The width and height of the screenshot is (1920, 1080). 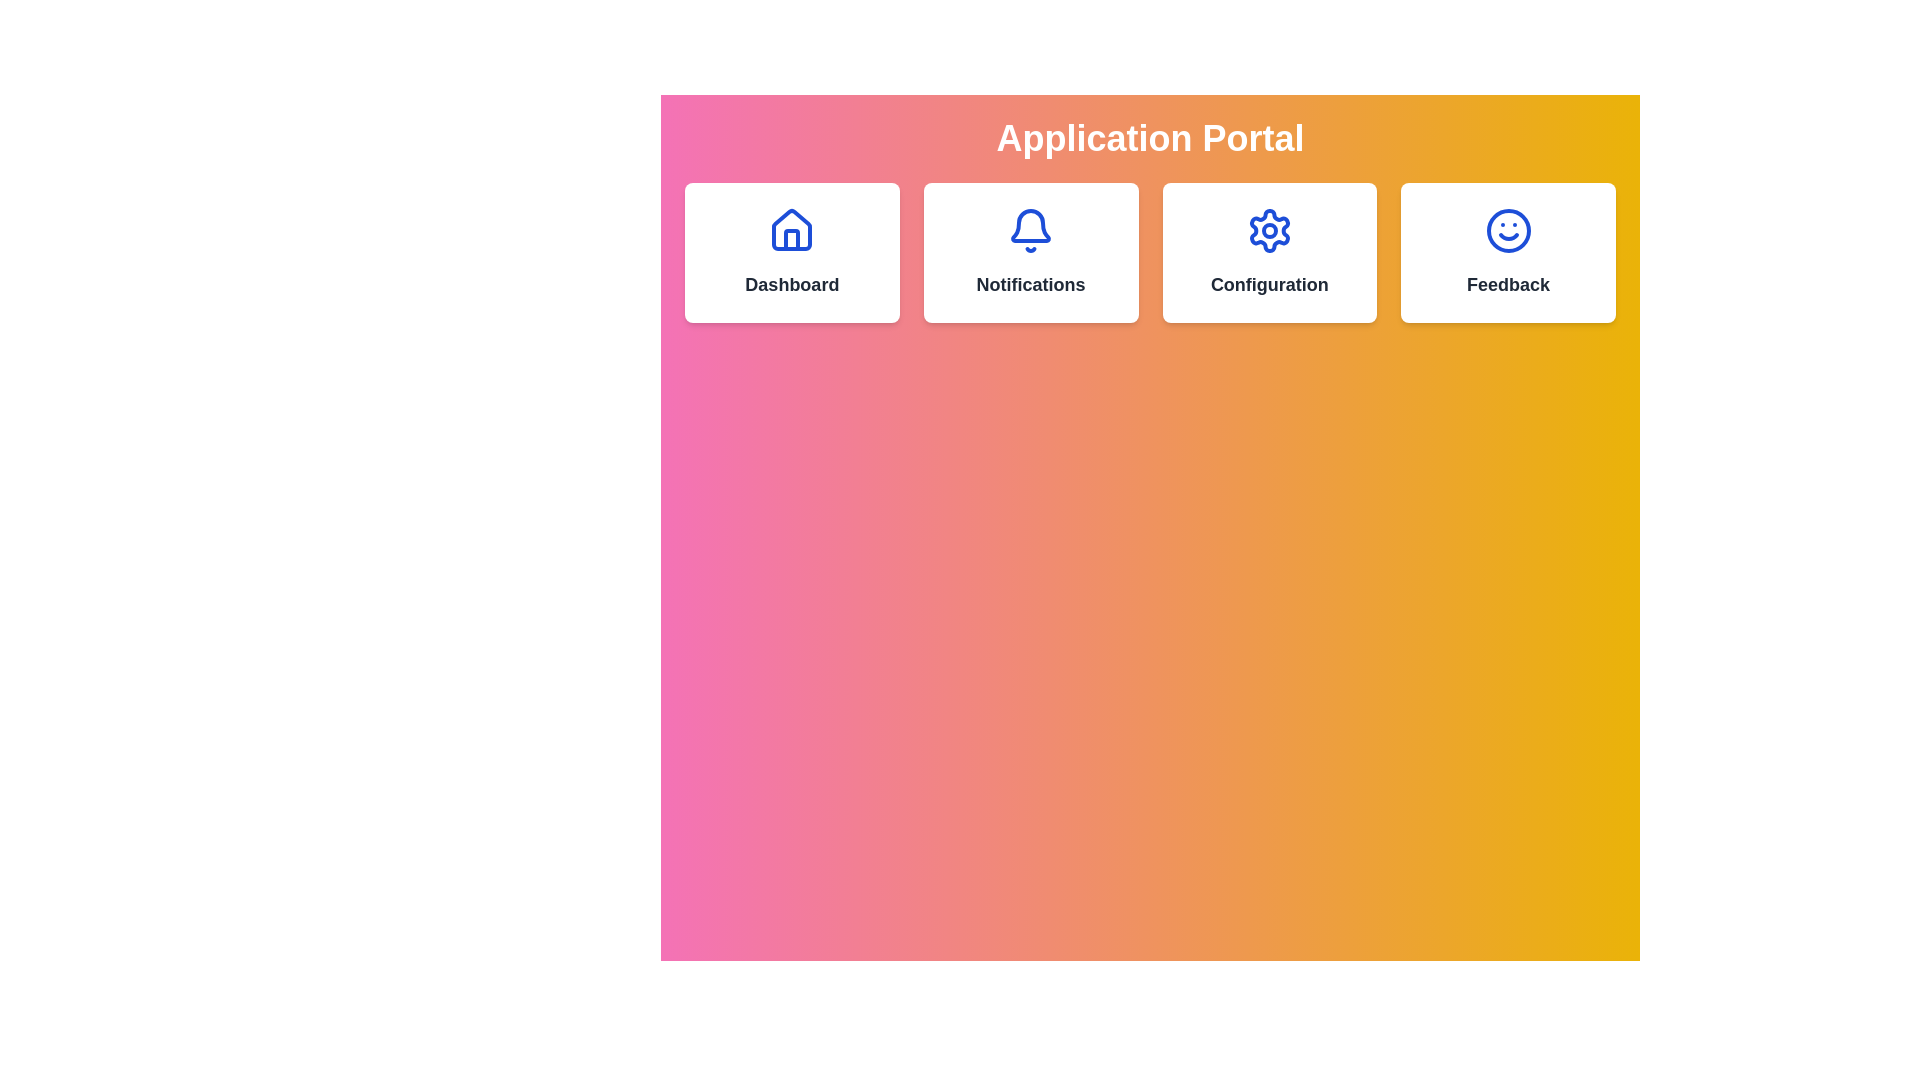 I want to click on text on the 'Dashboard' label, which is a bold black text located below a house icon within a card layout in the top-left quadrant of the interface, so click(x=791, y=285).